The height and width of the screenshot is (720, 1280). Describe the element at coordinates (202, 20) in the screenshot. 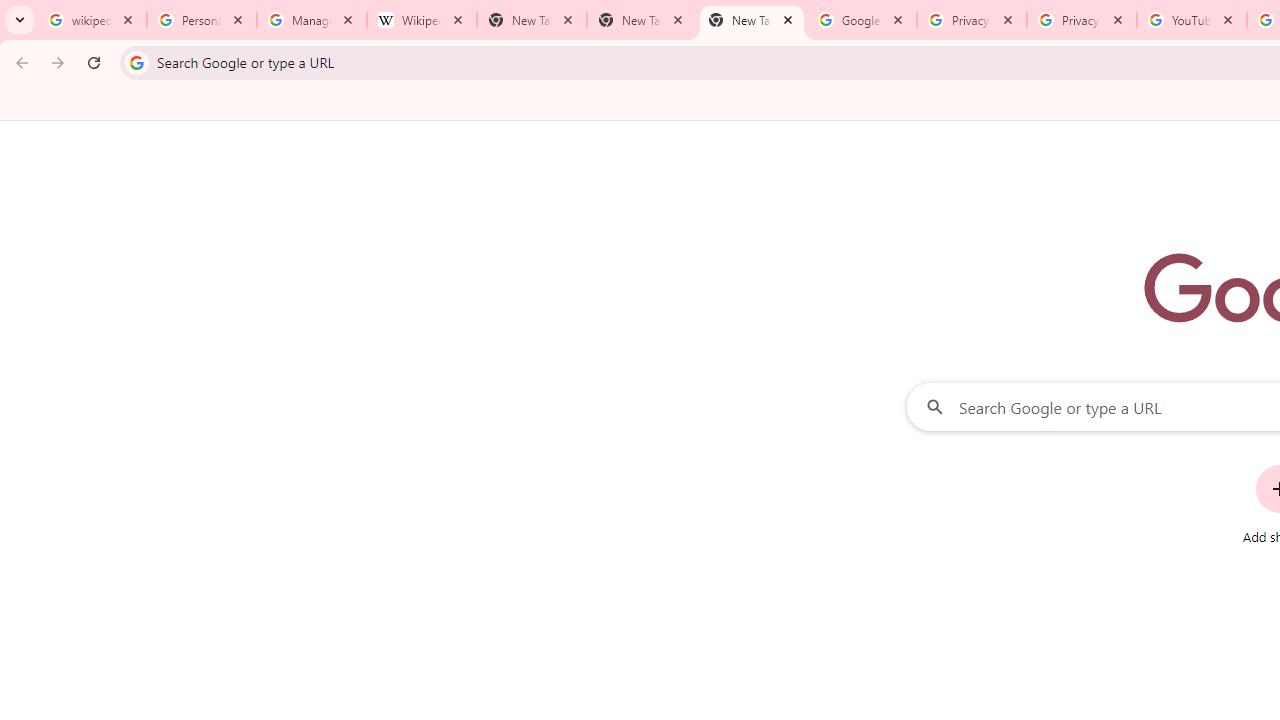

I see `'Personalization & Google Search results - Google Search Help'` at that location.